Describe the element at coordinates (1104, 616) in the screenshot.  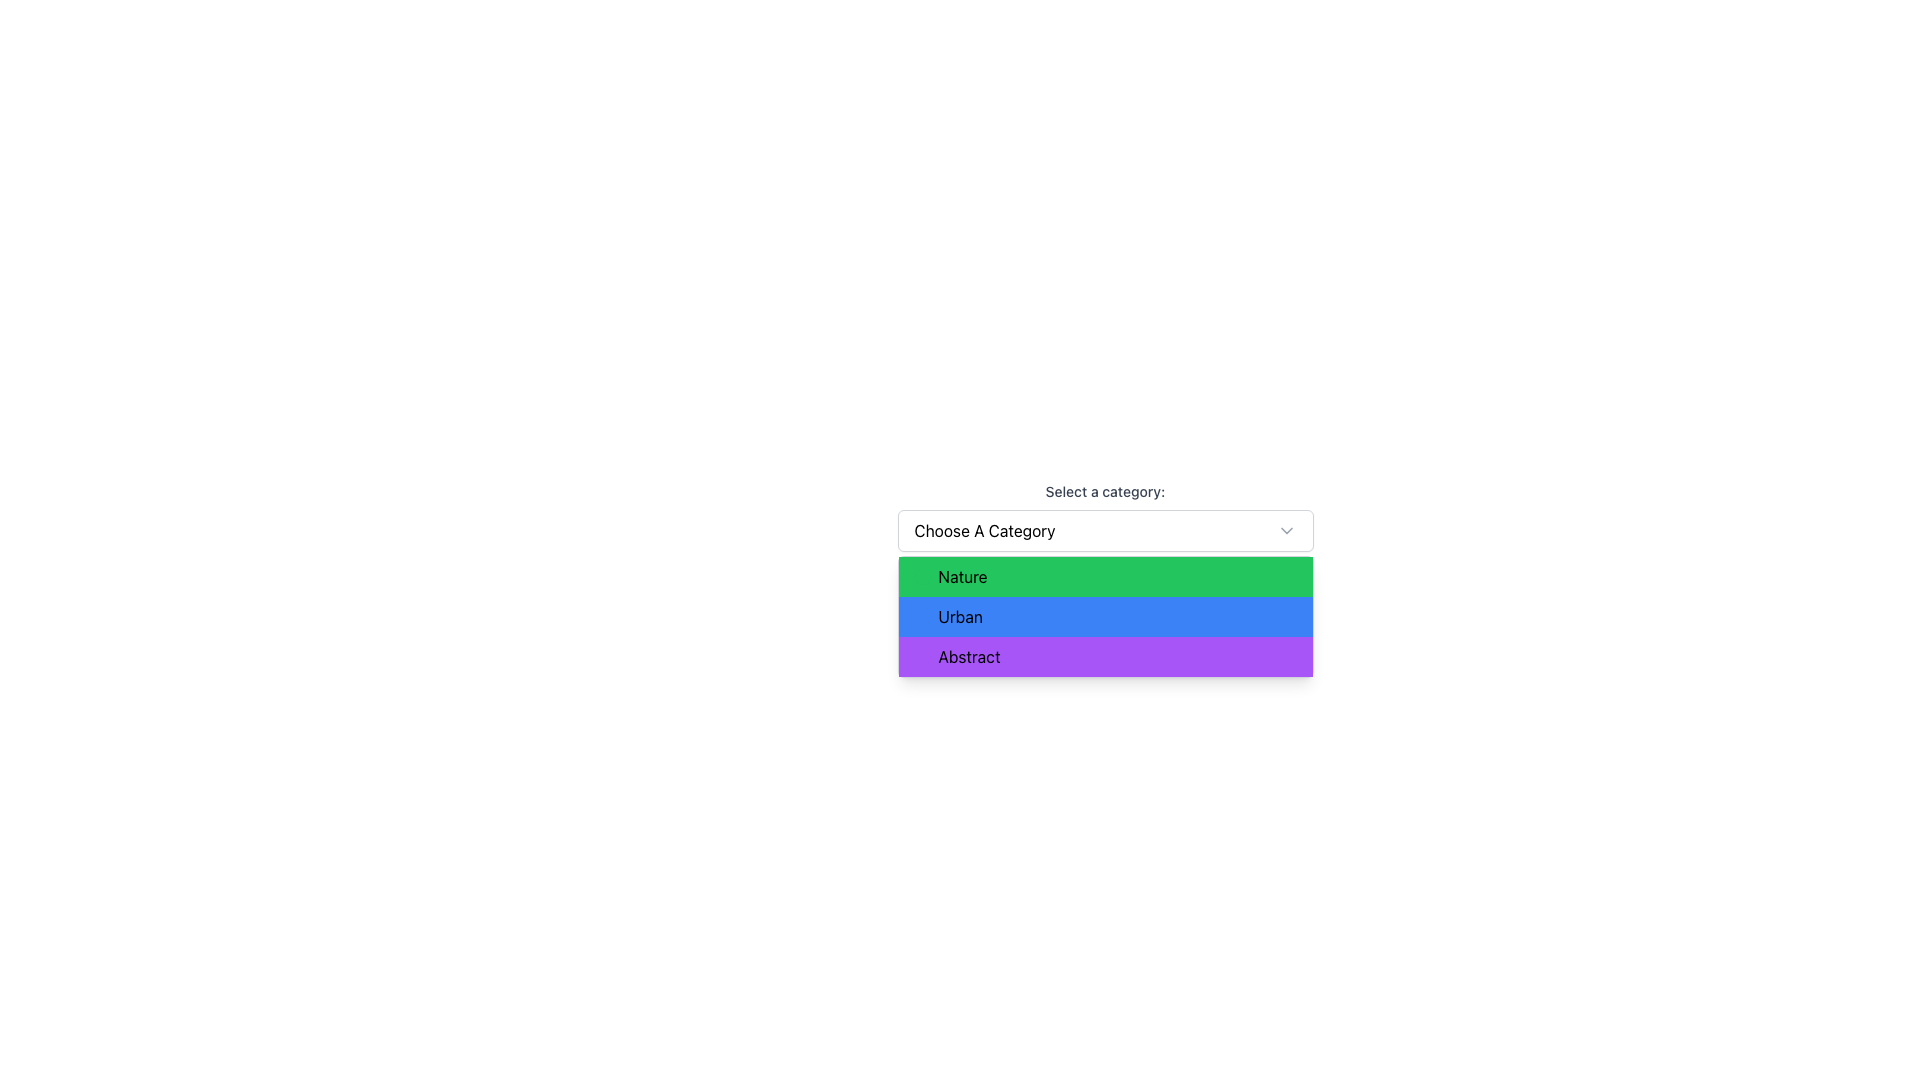
I see `the 'Urban' category option in the dropdown menu, which is the second item in a vertical list, positioned between 'Nature' and 'Abstract'` at that location.